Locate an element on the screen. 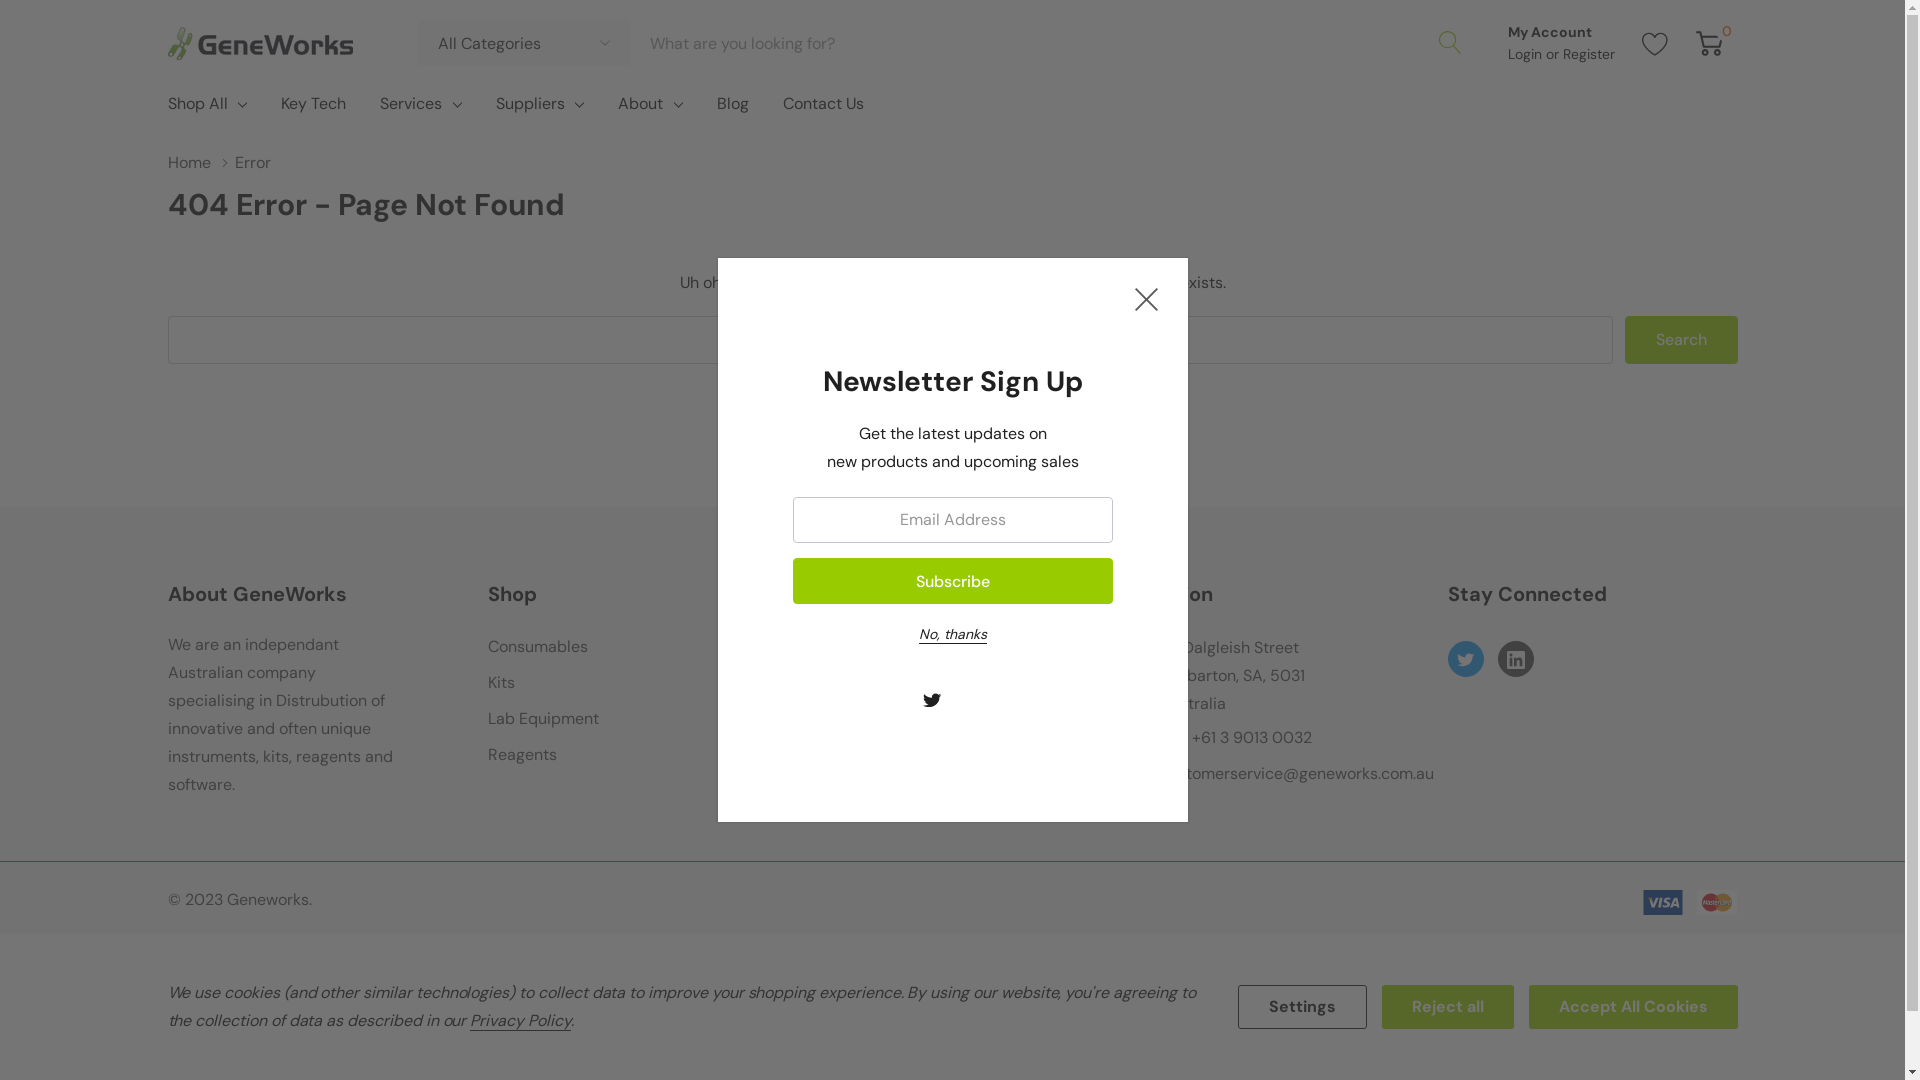 The width and height of the screenshot is (1920, 1080). 'Settings' is located at coordinates (1302, 1006).